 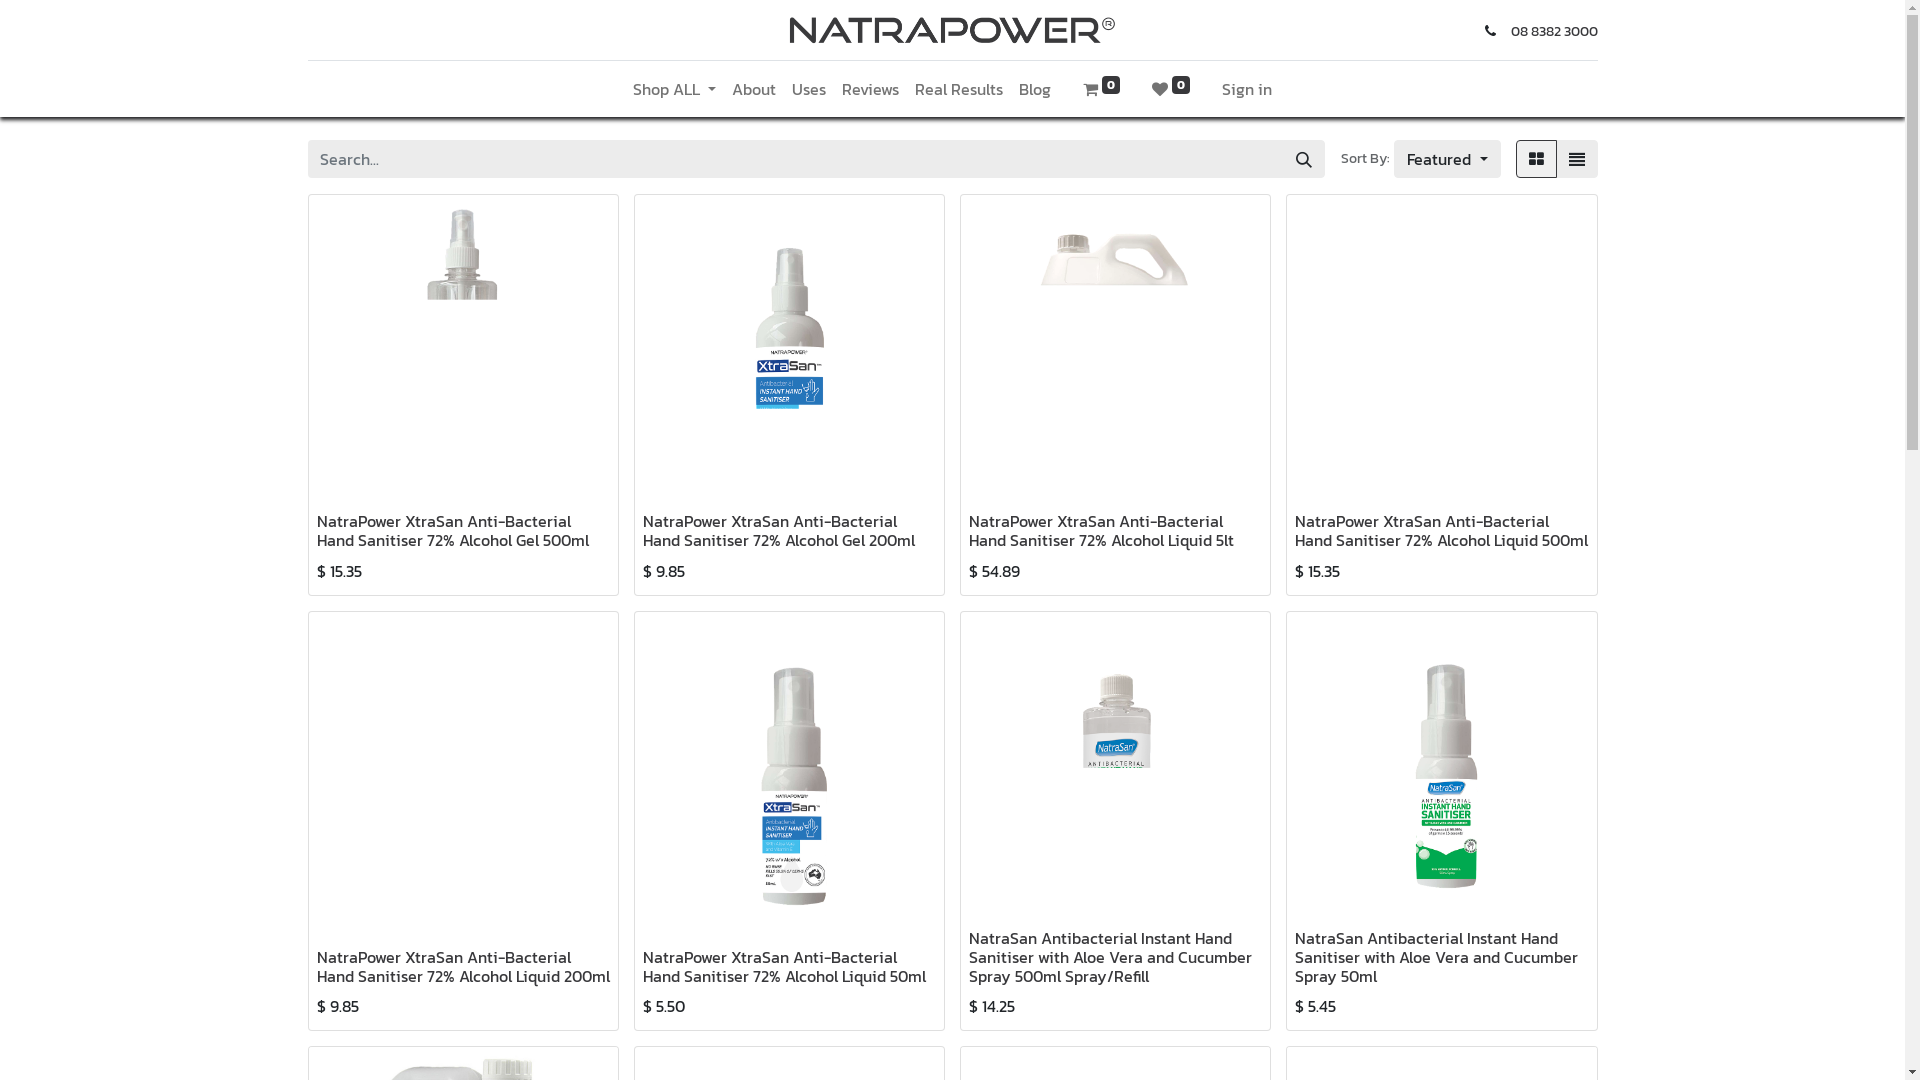 I want to click on 'Reviews', so click(x=870, y=87).